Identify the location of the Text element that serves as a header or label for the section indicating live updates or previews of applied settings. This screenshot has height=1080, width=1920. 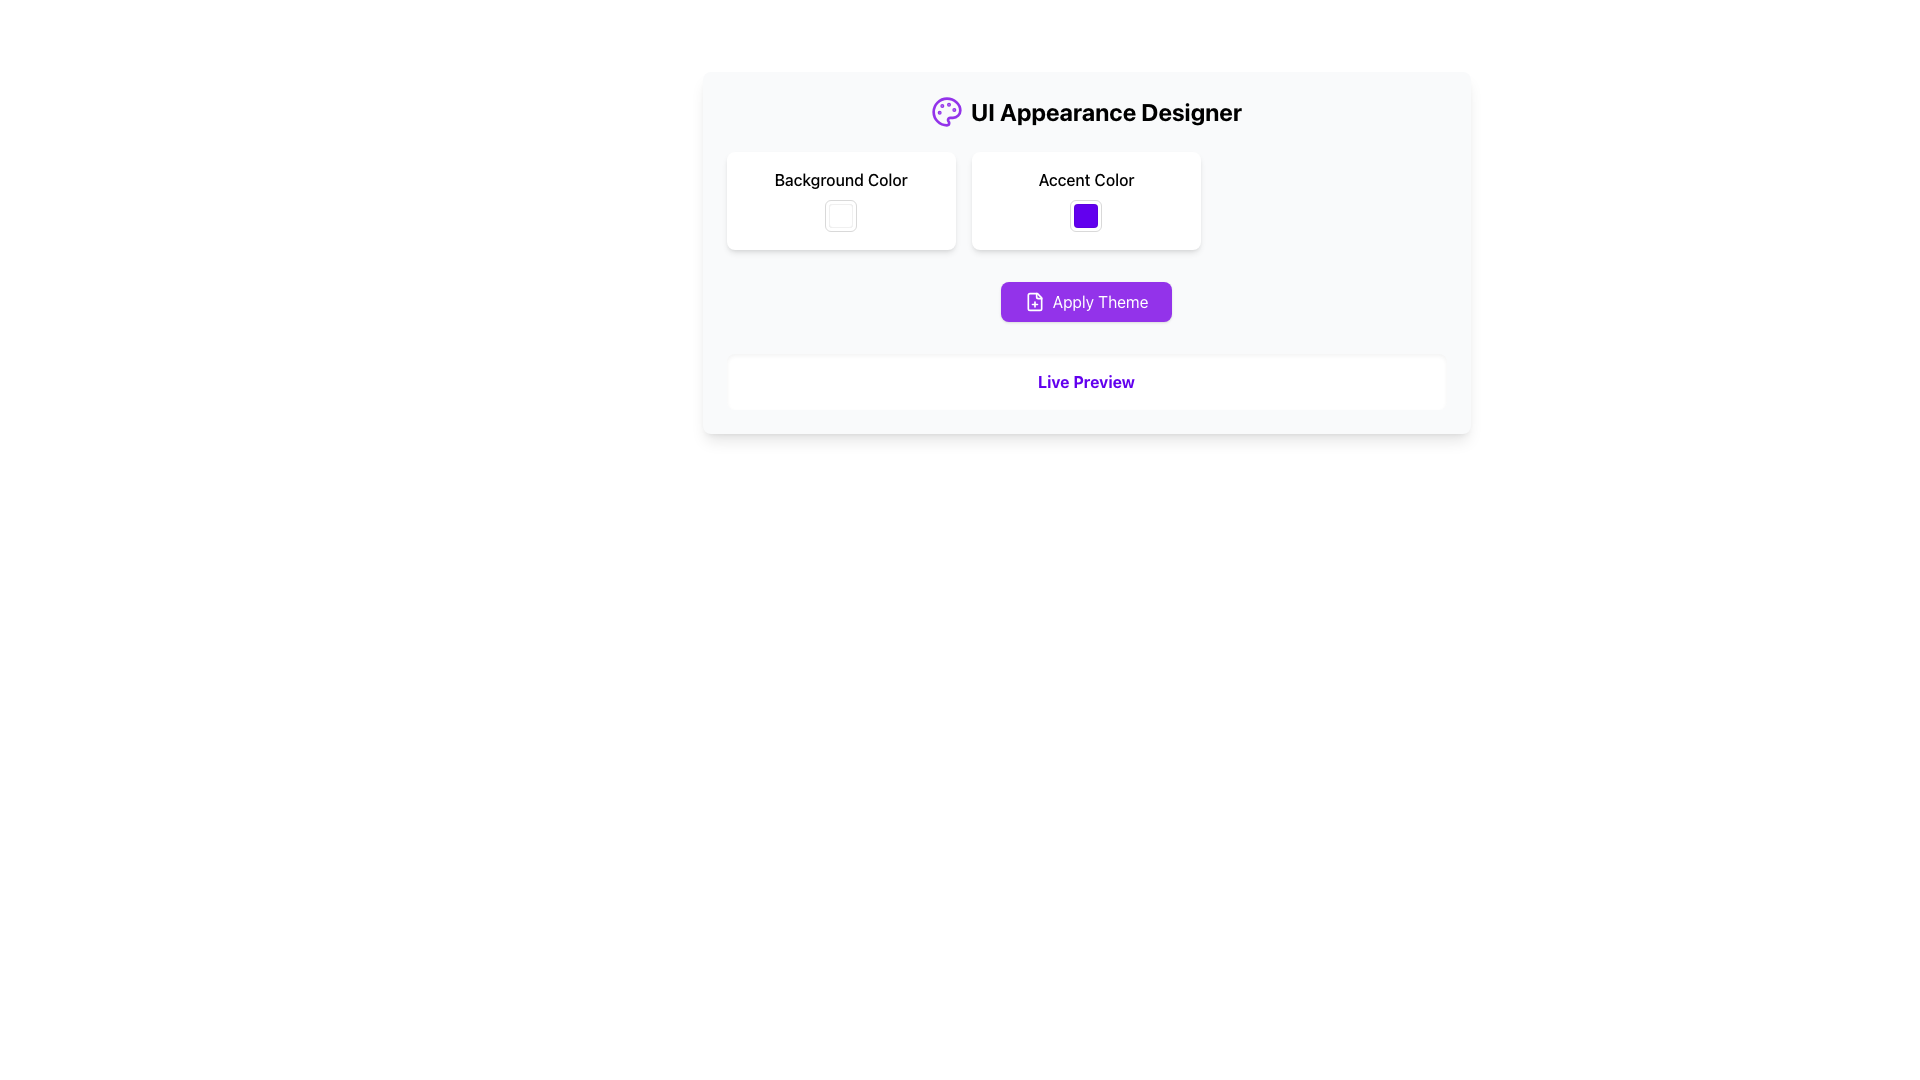
(1085, 381).